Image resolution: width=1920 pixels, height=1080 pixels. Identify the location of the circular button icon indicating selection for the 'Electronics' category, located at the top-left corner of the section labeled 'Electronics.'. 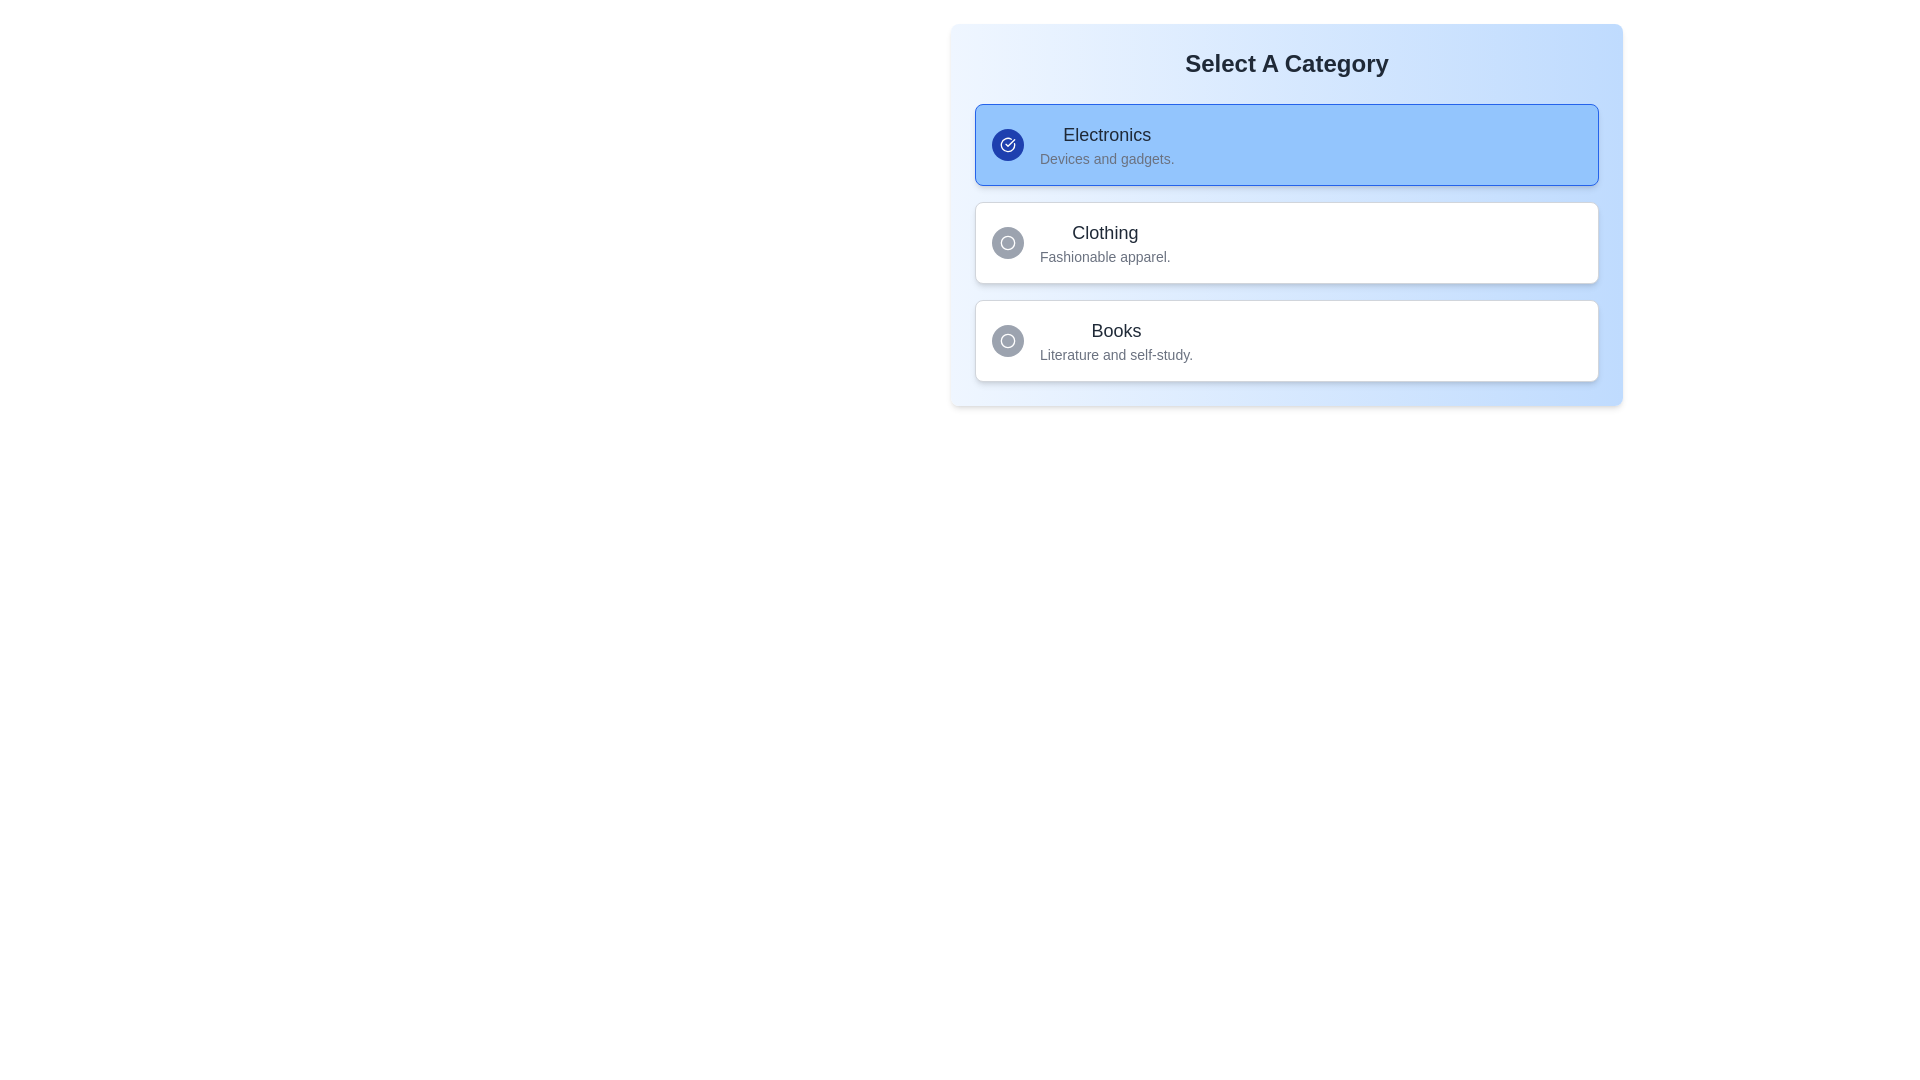
(1008, 144).